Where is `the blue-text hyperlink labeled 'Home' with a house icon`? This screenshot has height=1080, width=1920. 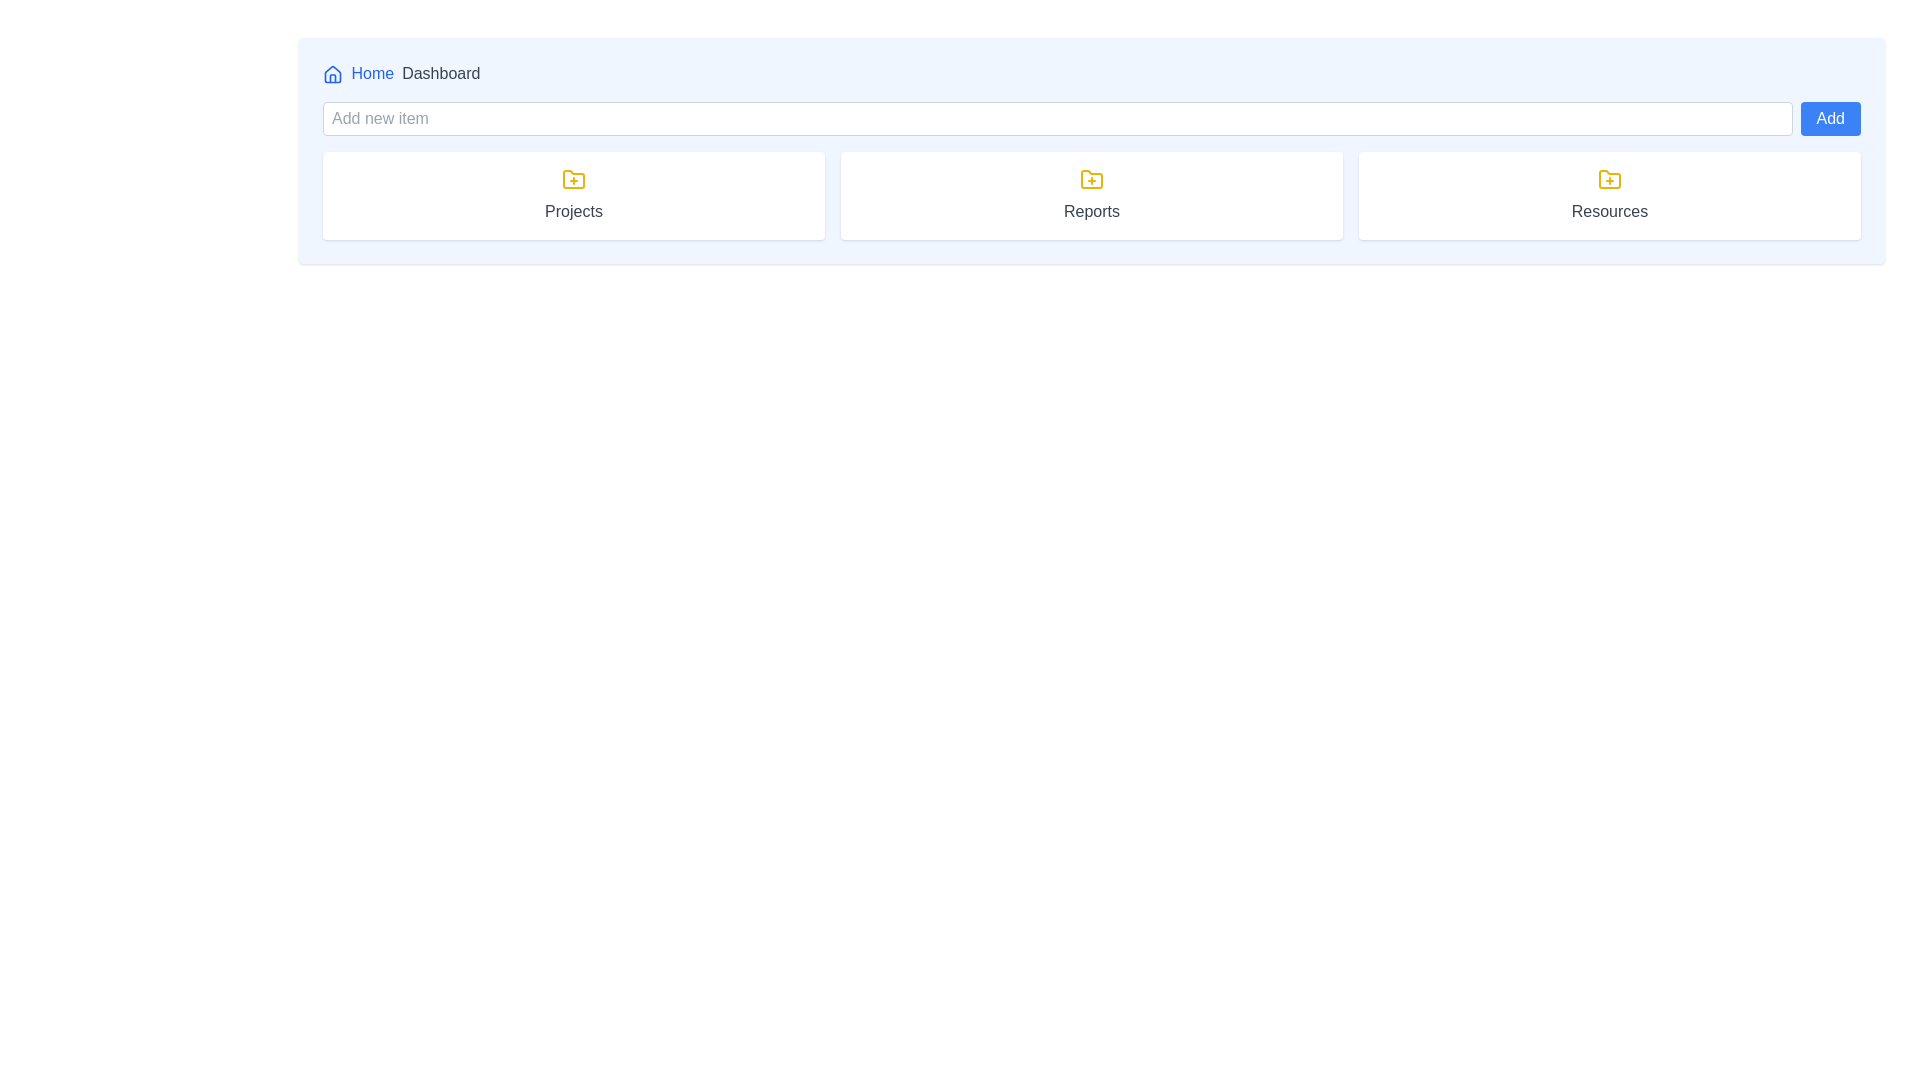
the blue-text hyperlink labeled 'Home' with a house icon is located at coordinates (358, 72).